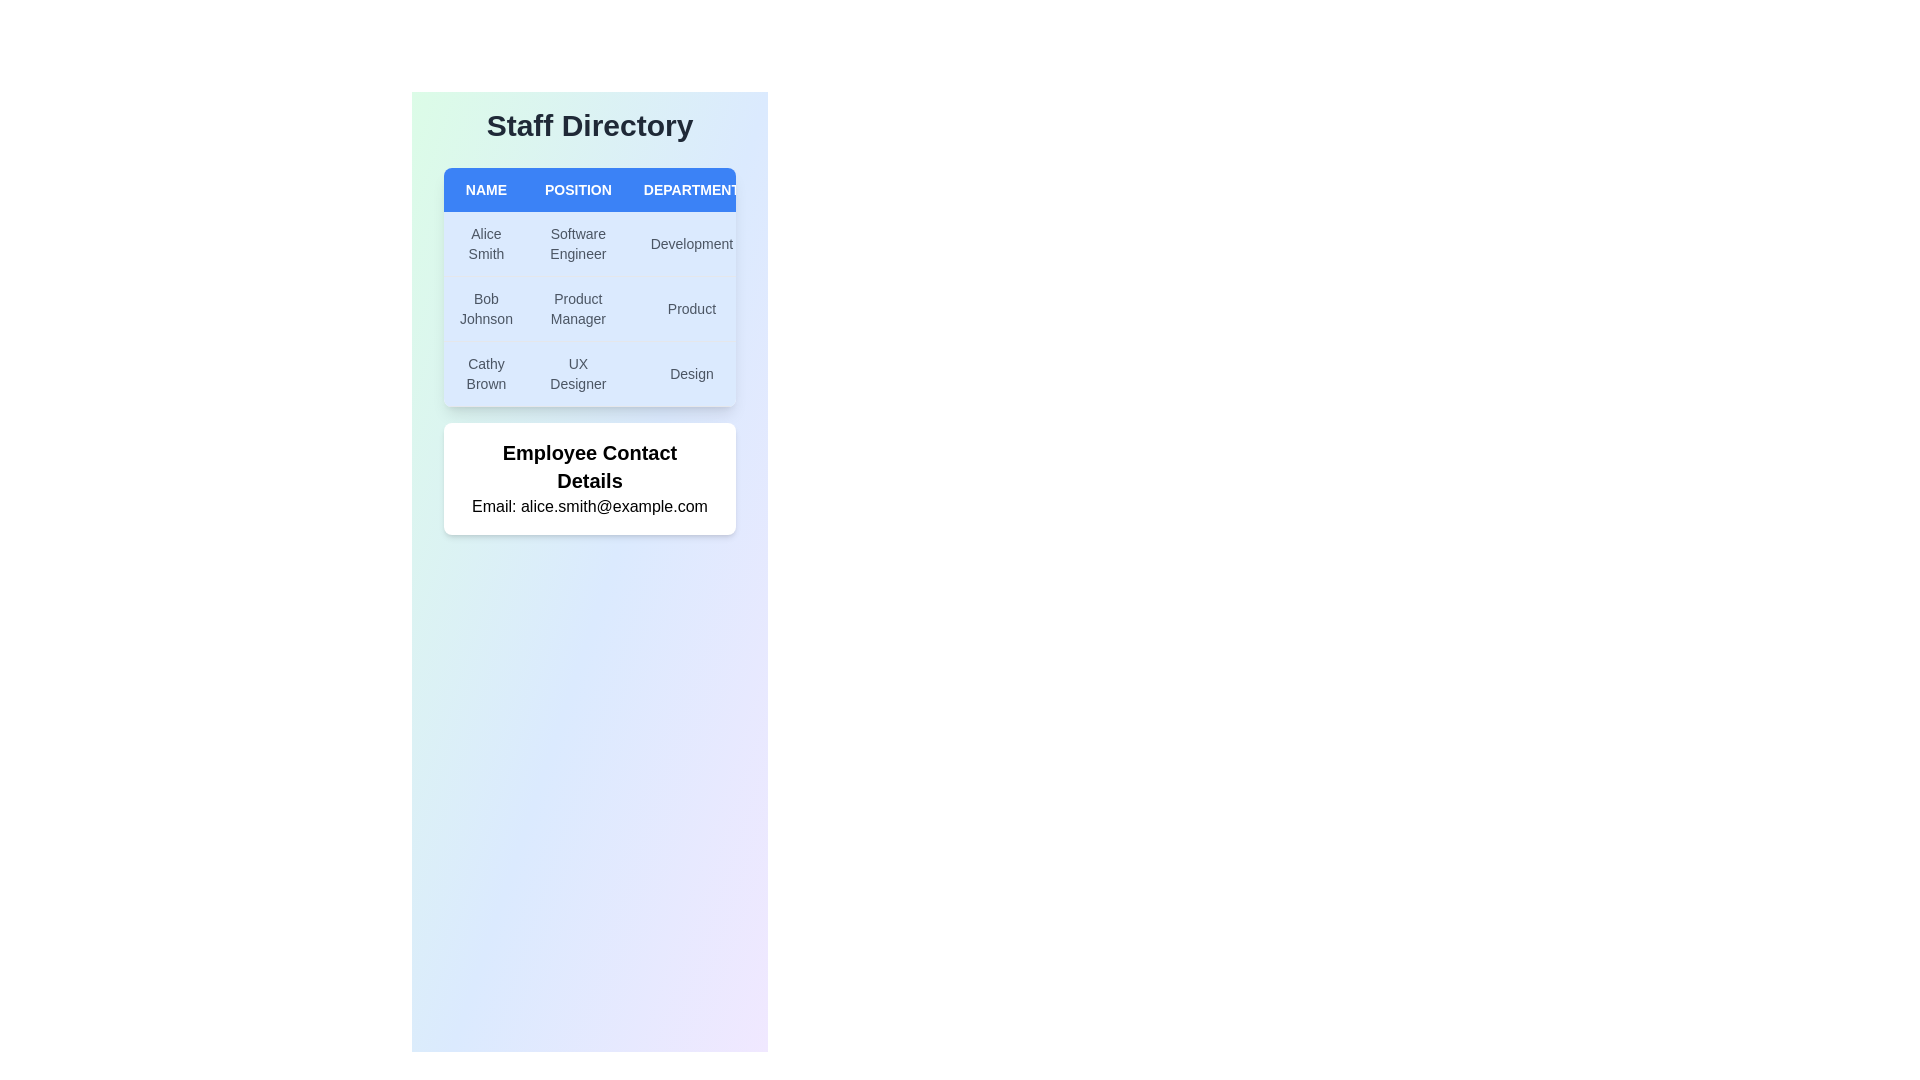  I want to click on the Text label displaying the name 'Bob Johnson', which is located in the second row, first column of the table under 'Alice Smith' and adjacent to 'Product Manager', so click(486, 308).